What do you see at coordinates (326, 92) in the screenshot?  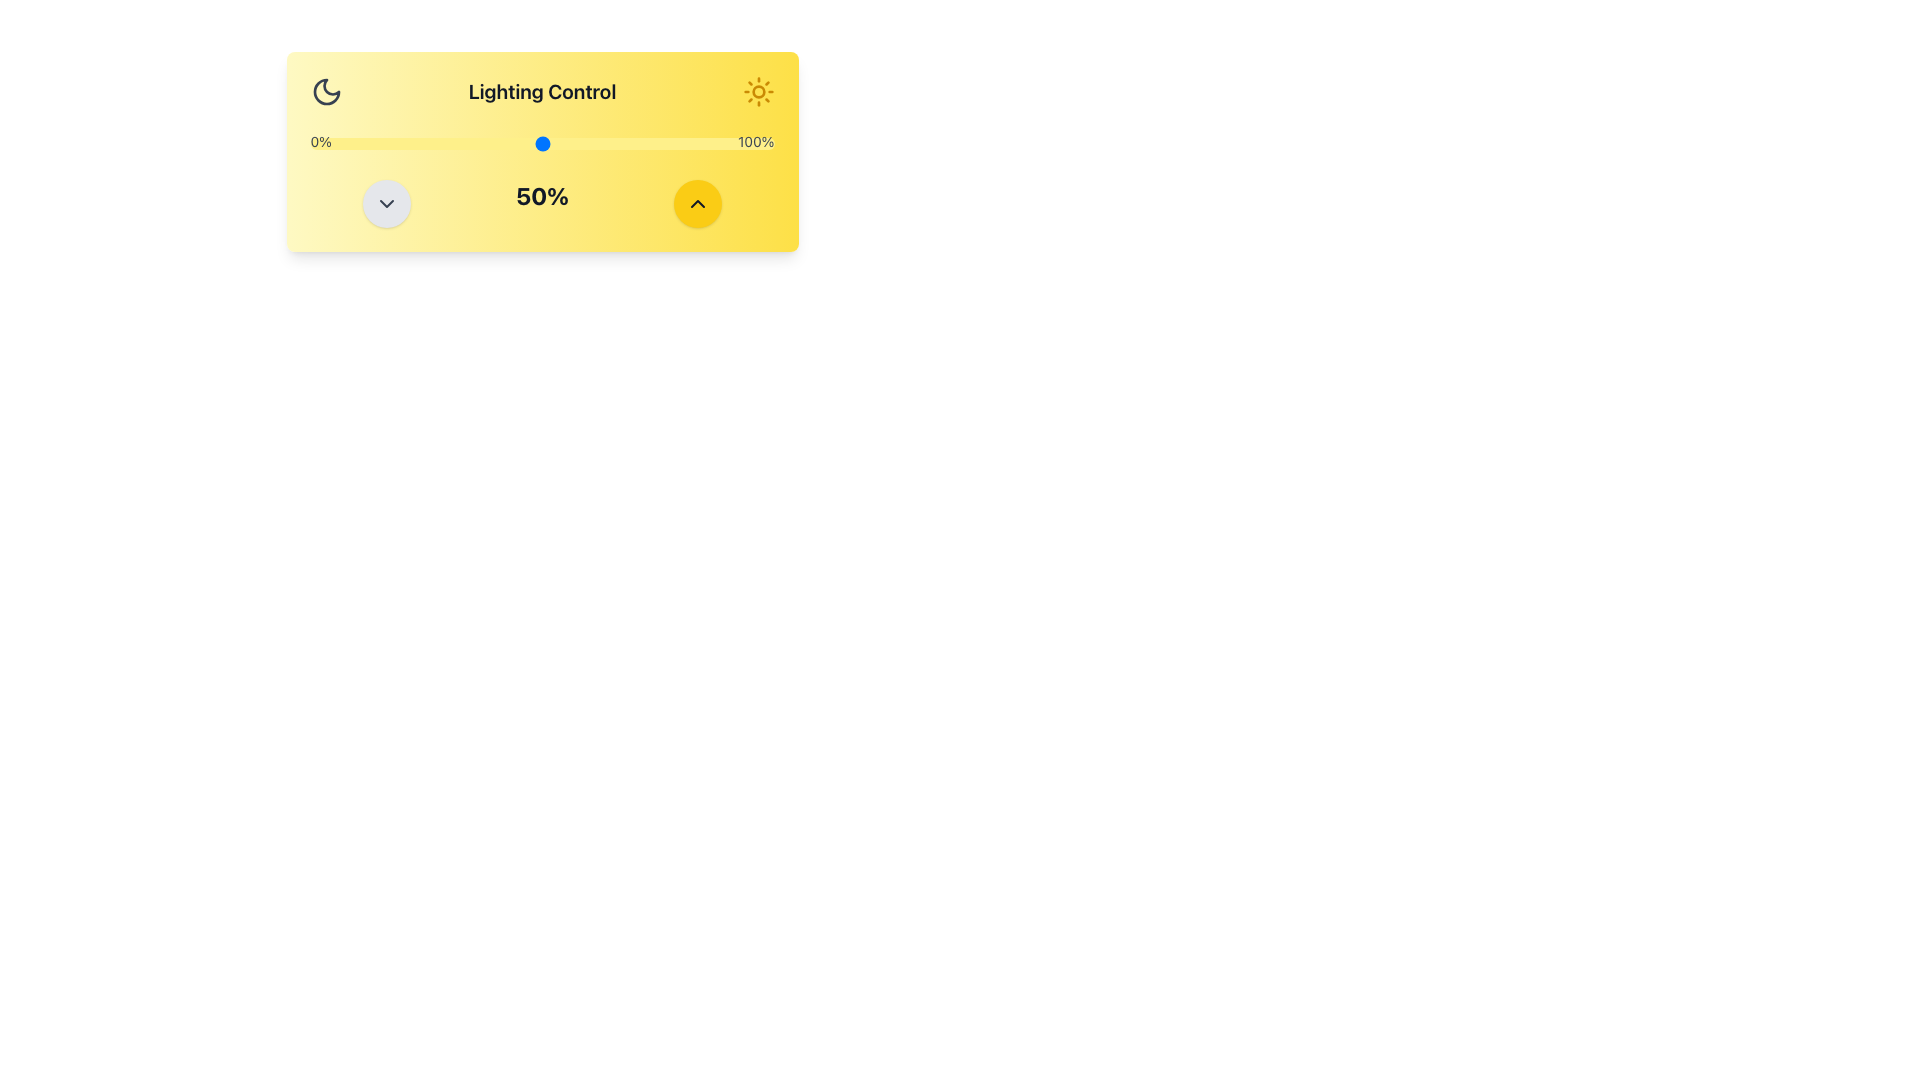 I see `the outlined crescent moon icon in the 'Lighting Control' section located on the far left, adjacent to the title text 'Lighting Control'` at bounding box center [326, 92].